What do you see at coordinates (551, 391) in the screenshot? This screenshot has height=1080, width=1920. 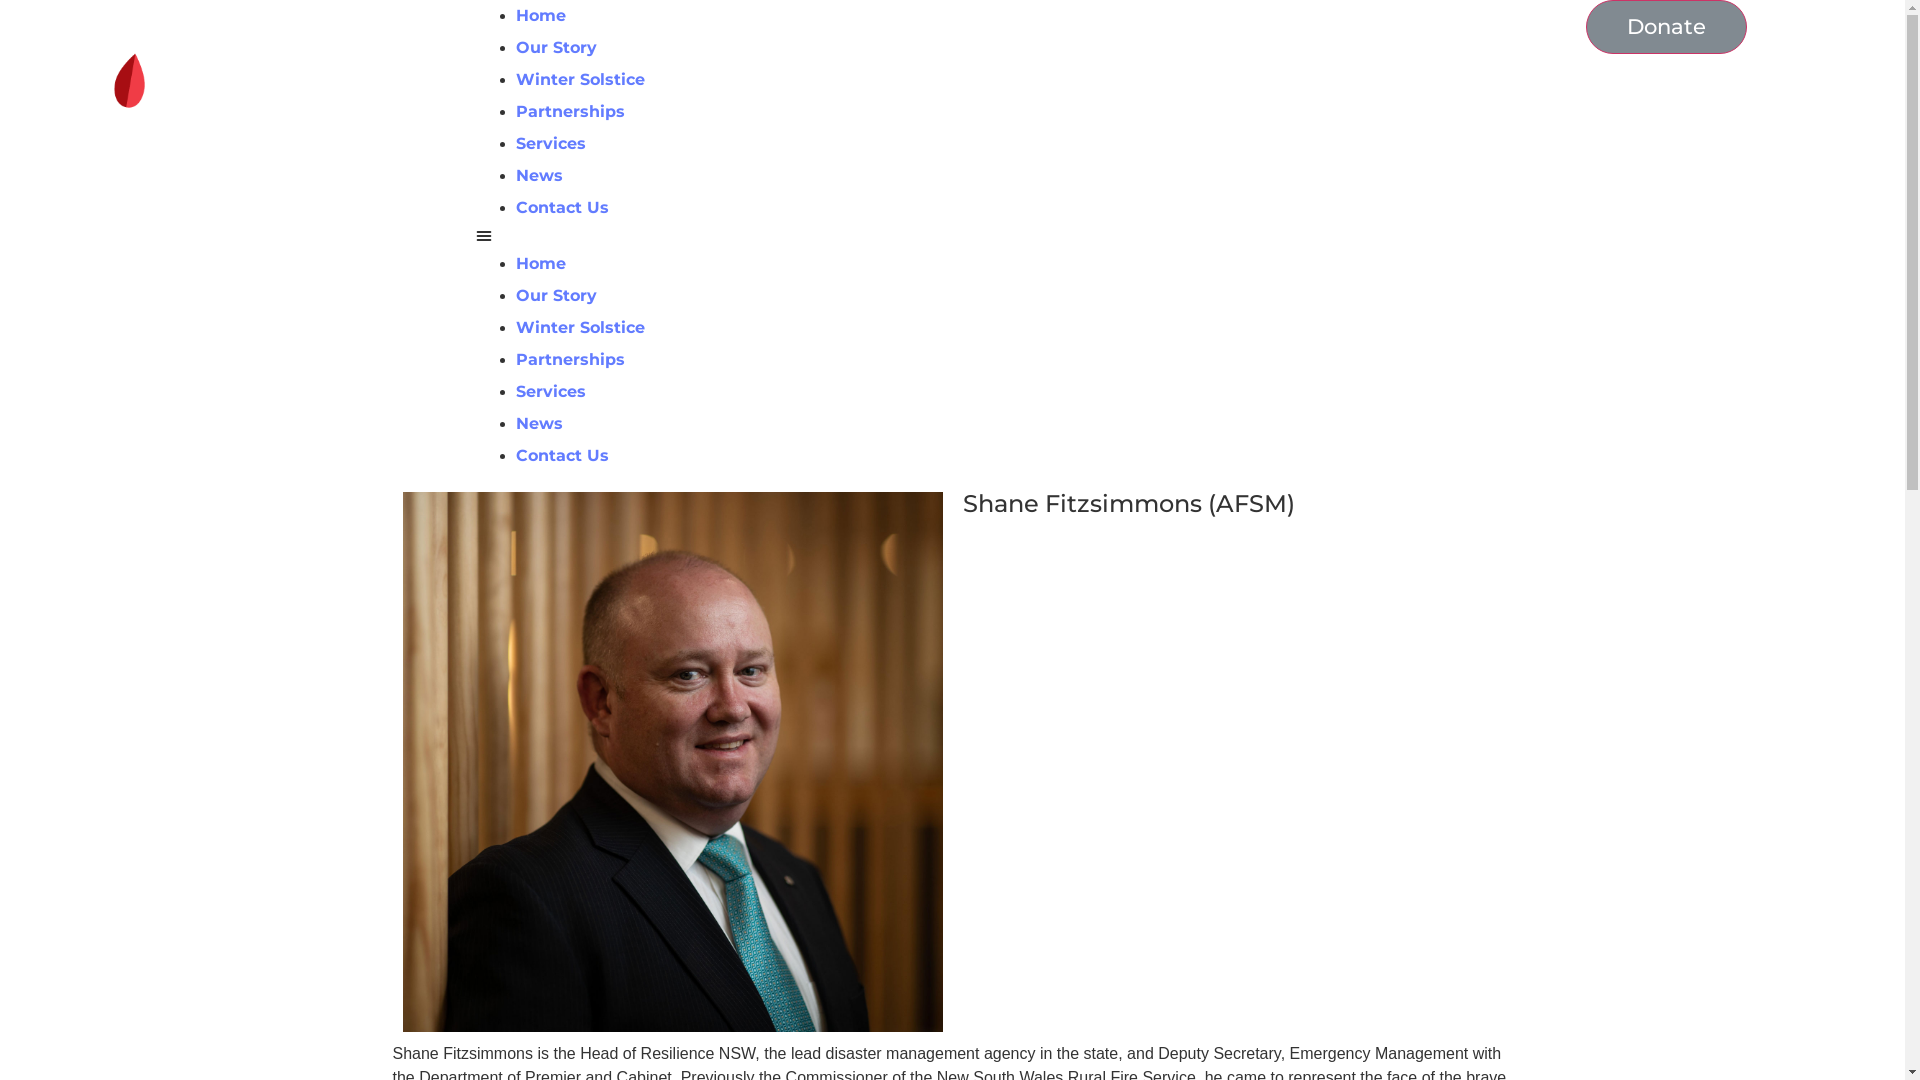 I see `'Services'` at bounding box center [551, 391].